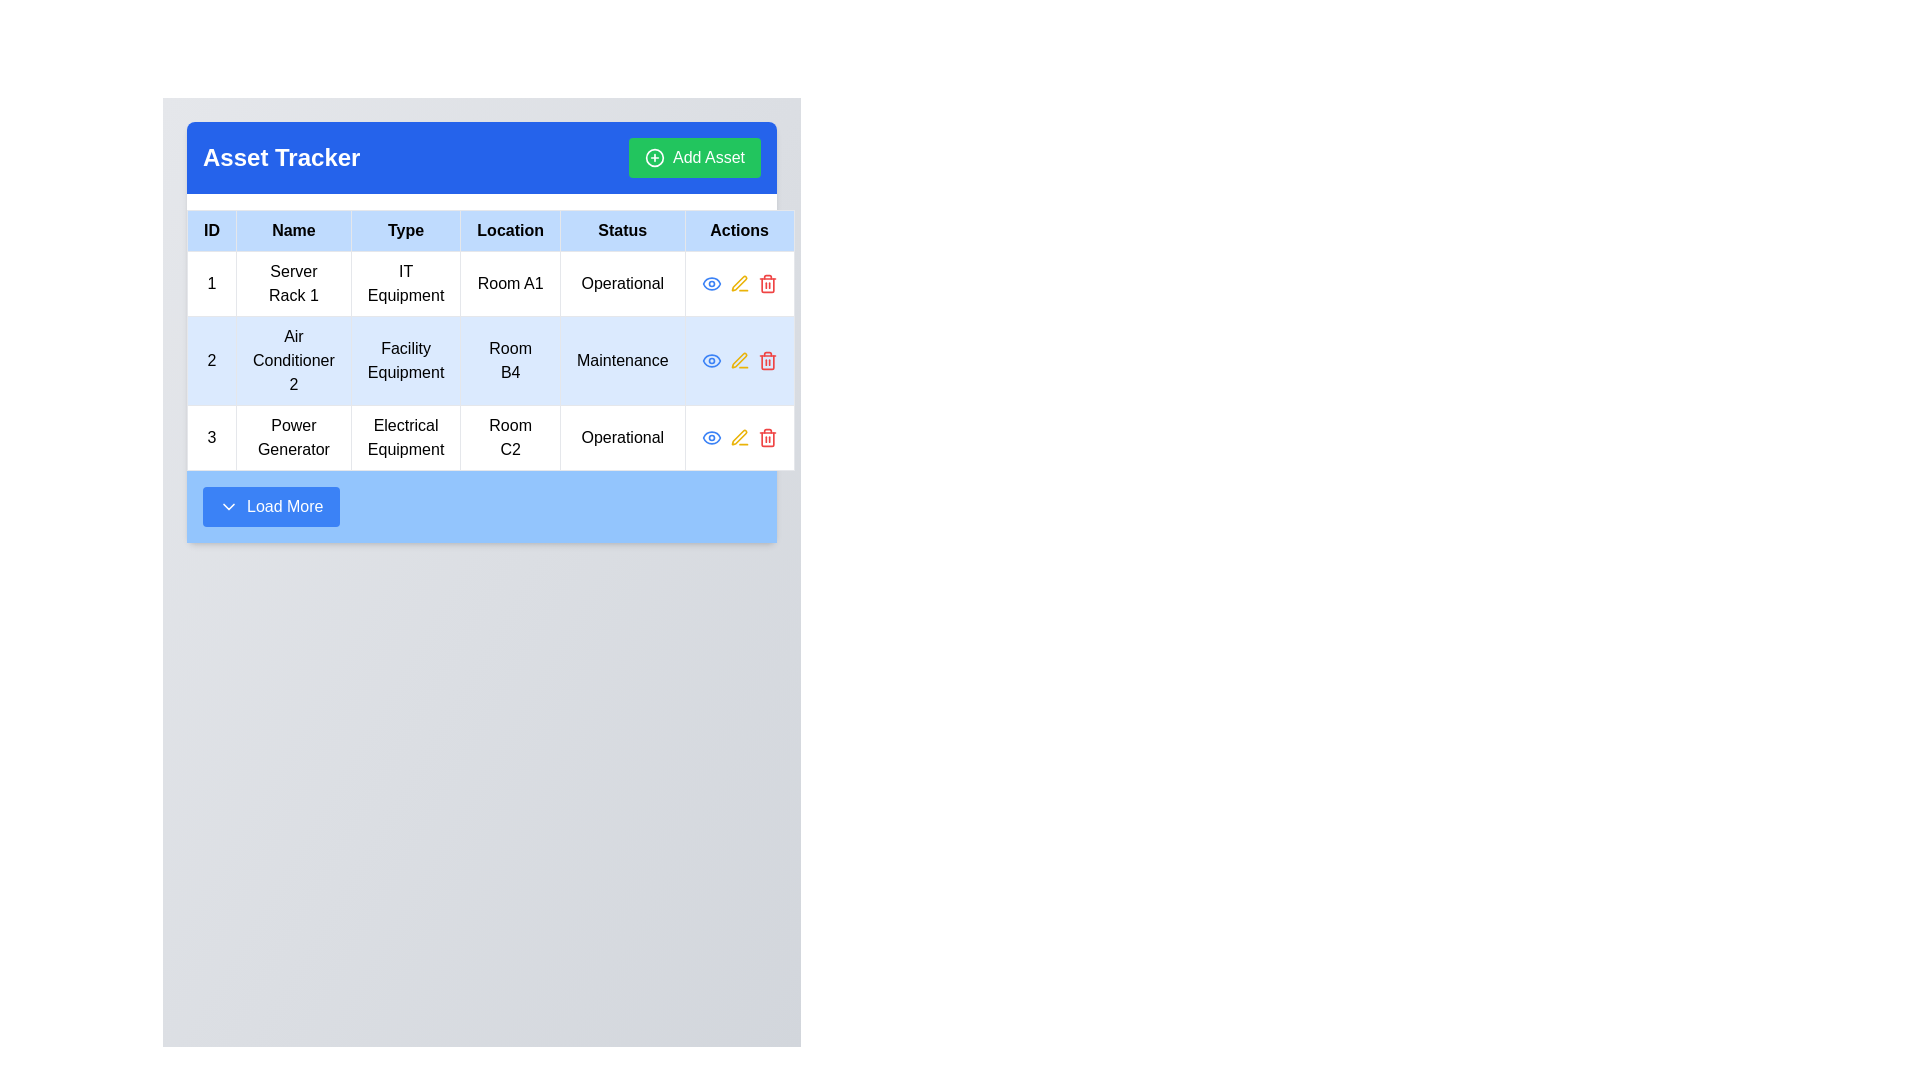 This screenshot has height=1080, width=1920. What do you see at coordinates (738, 283) in the screenshot?
I see `the pen icon with a yellow outline` at bounding box center [738, 283].